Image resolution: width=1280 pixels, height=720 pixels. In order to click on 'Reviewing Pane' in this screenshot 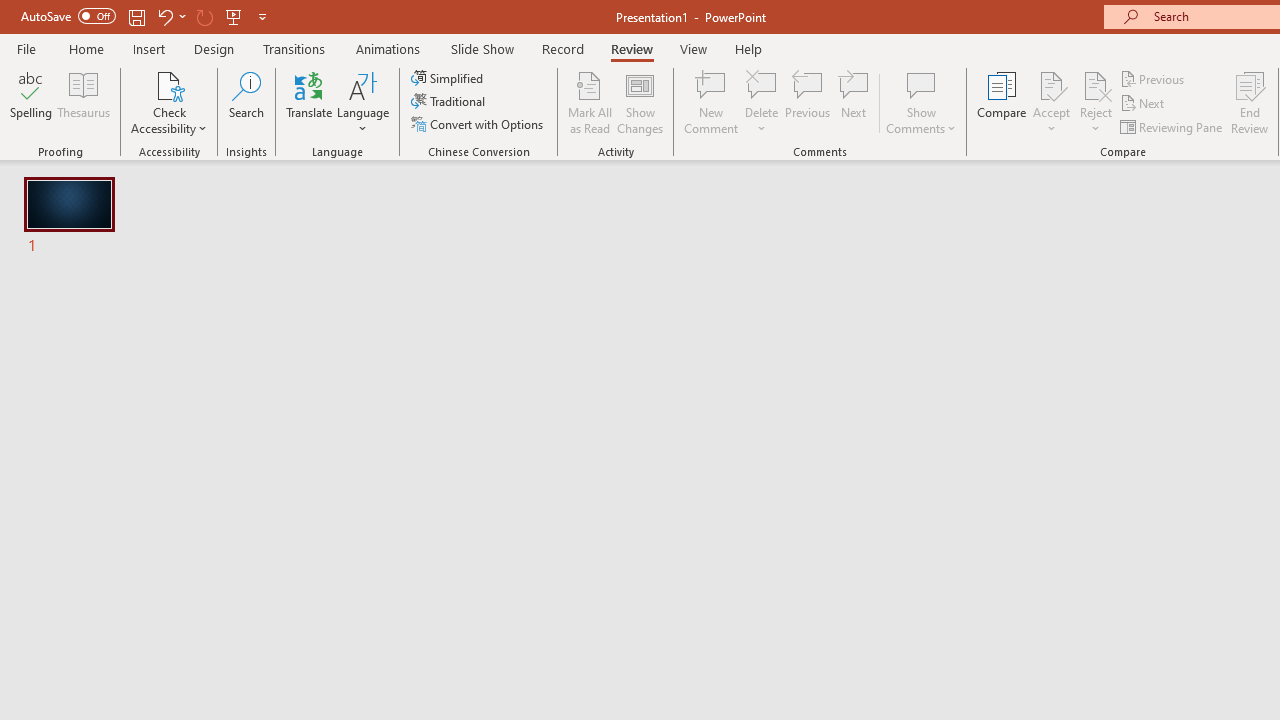, I will do `click(1173, 127)`.